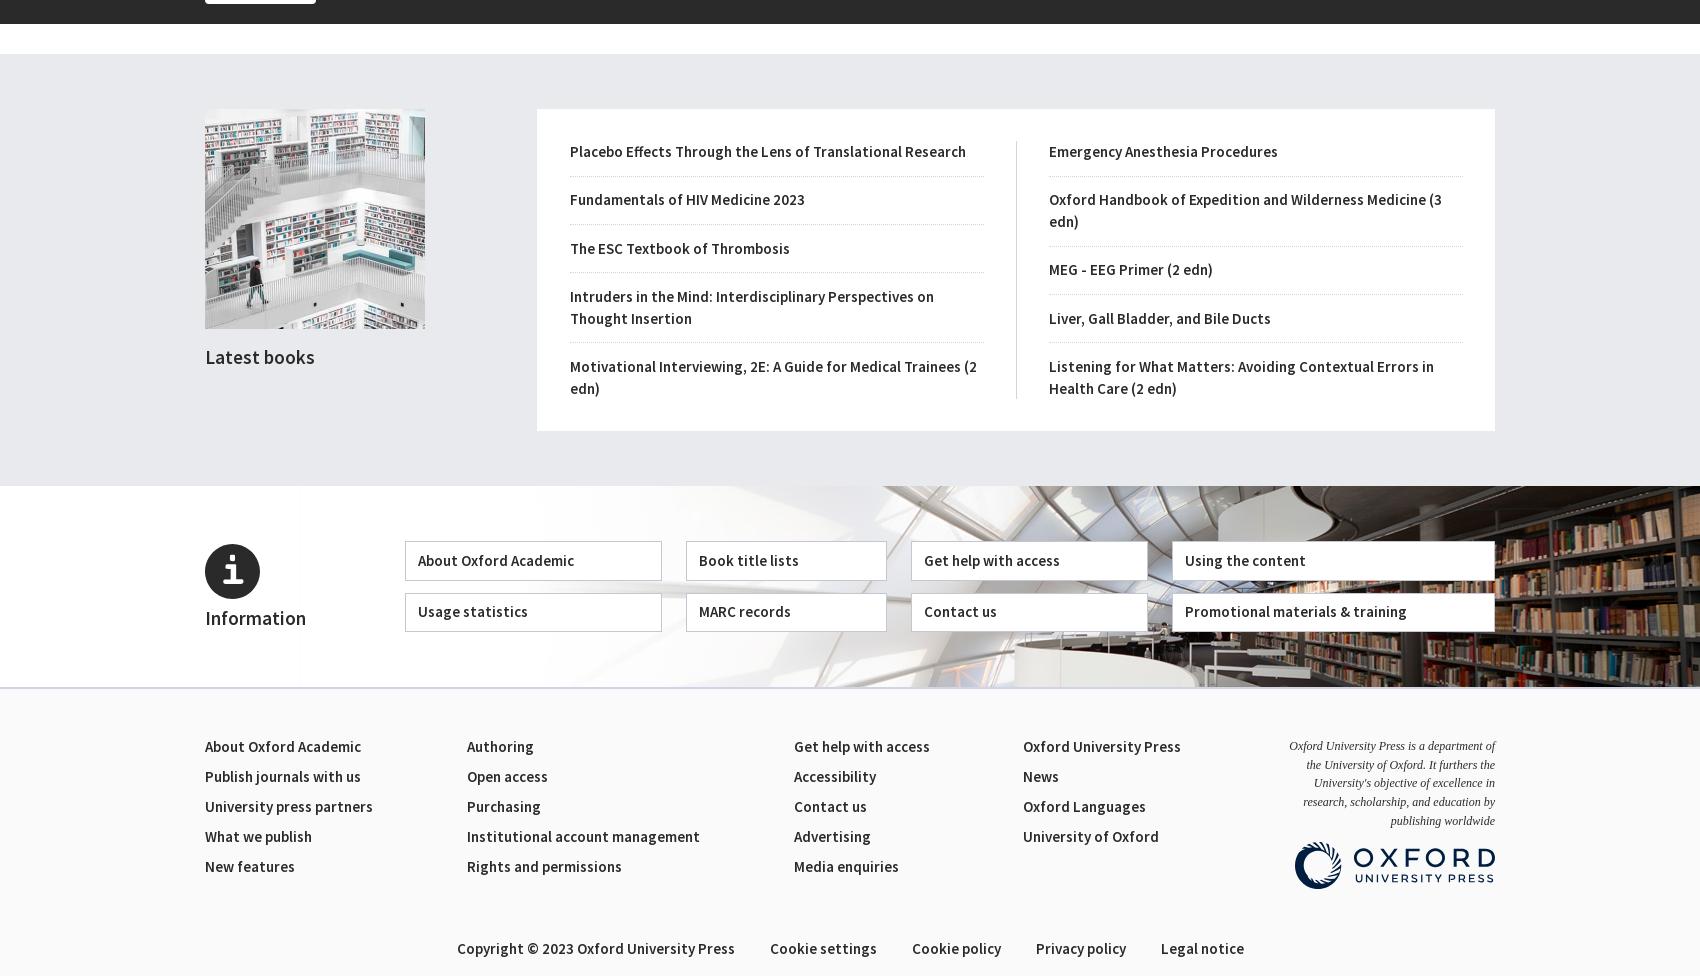 This screenshot has width=1700, height=976. Describe the element at coordinates (1159, 317) in the screenshot. I see `'Liver, Gall Bladder, and Bile Ducts'` at that location.